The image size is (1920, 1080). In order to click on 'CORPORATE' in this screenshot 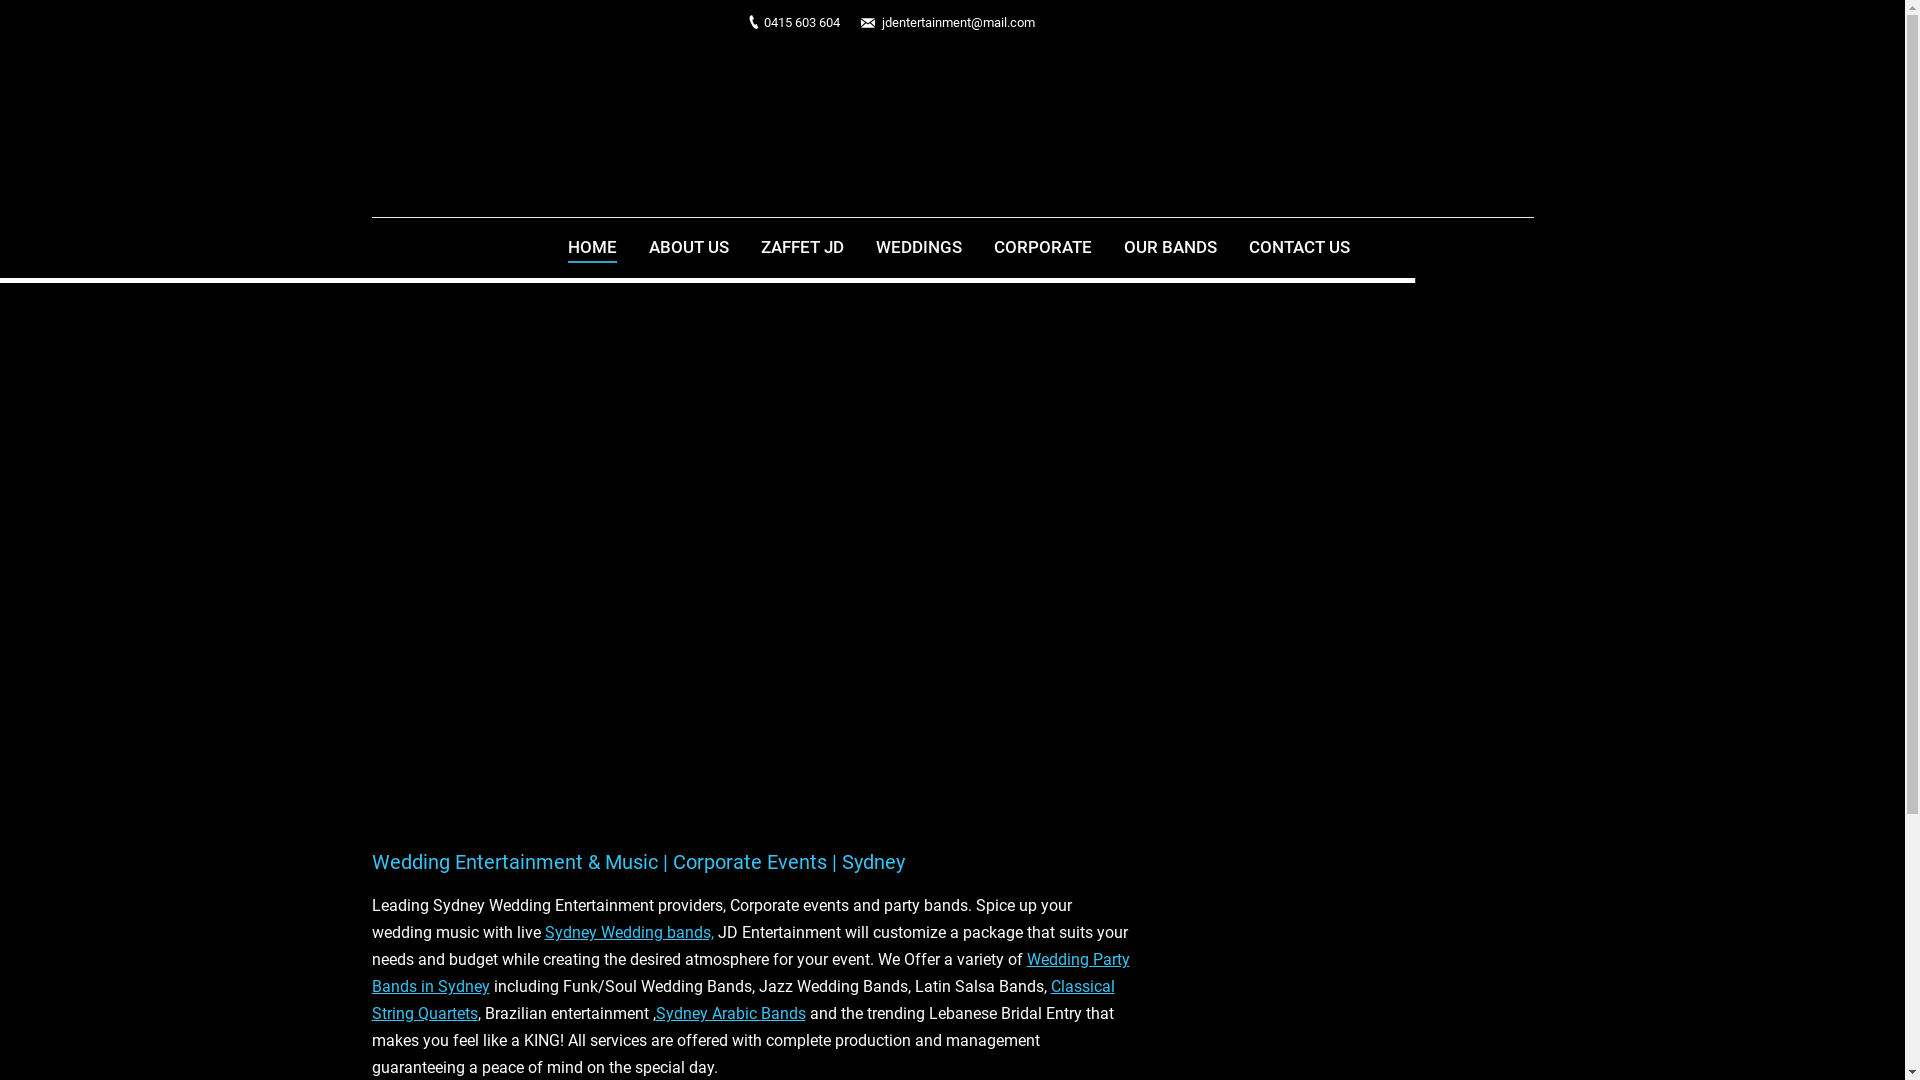, I will do `click(1041, 247)`.